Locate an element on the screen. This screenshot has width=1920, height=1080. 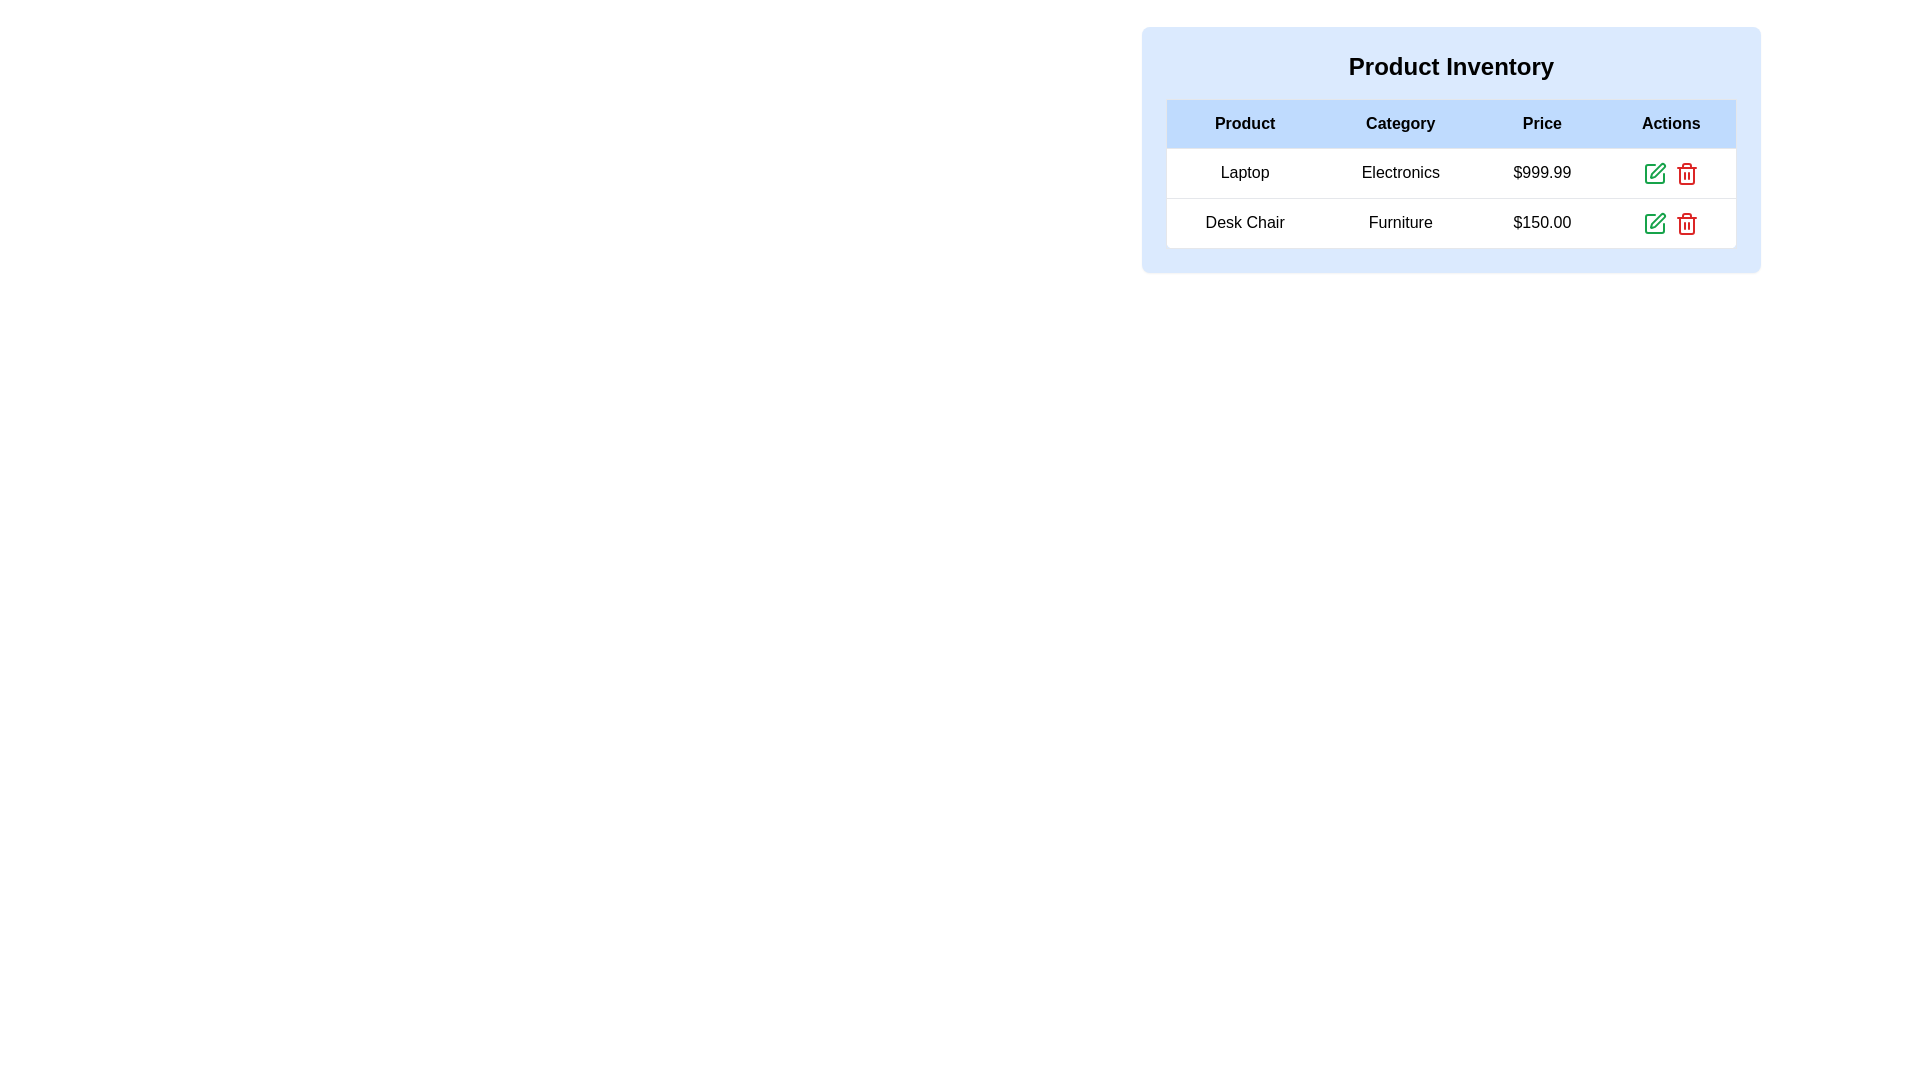
the static text element displaying the category 'Furniture' located in the second row of the table under the 'Category' column is located at coordinates (1399, 223).